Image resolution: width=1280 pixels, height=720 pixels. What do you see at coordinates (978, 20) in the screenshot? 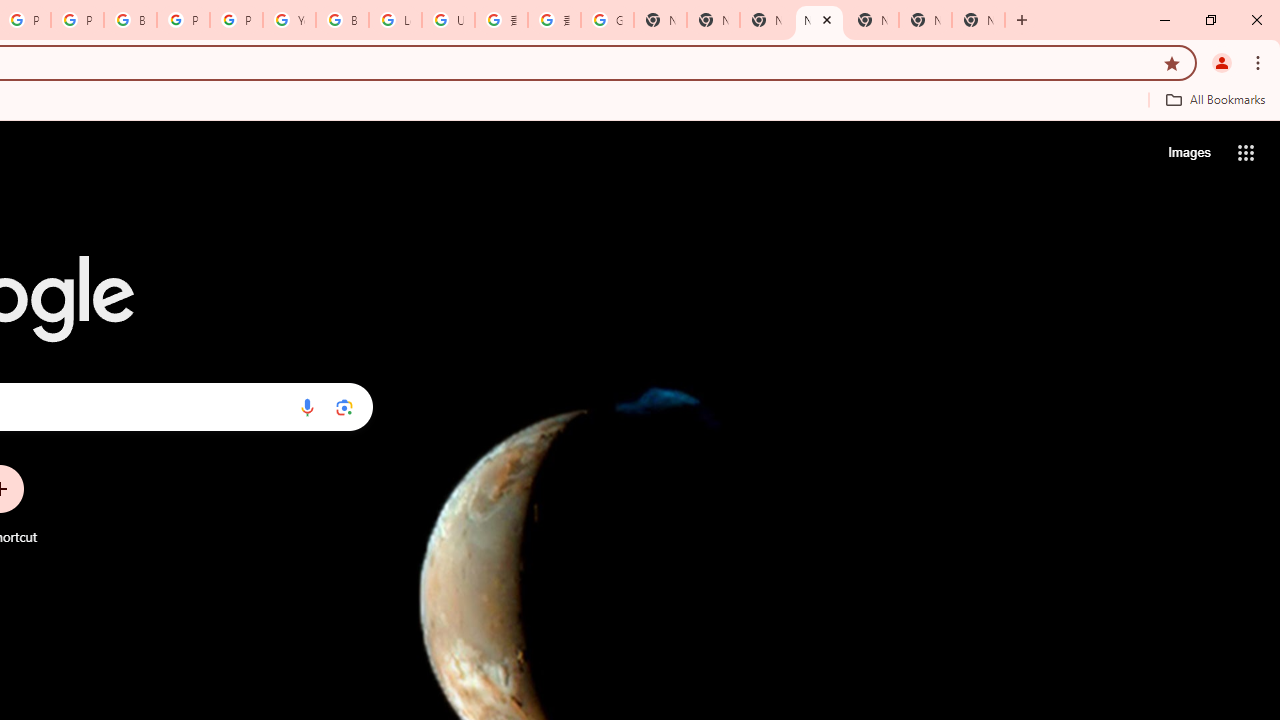
I see `'New Tab'` at bounding box center [978, 20].